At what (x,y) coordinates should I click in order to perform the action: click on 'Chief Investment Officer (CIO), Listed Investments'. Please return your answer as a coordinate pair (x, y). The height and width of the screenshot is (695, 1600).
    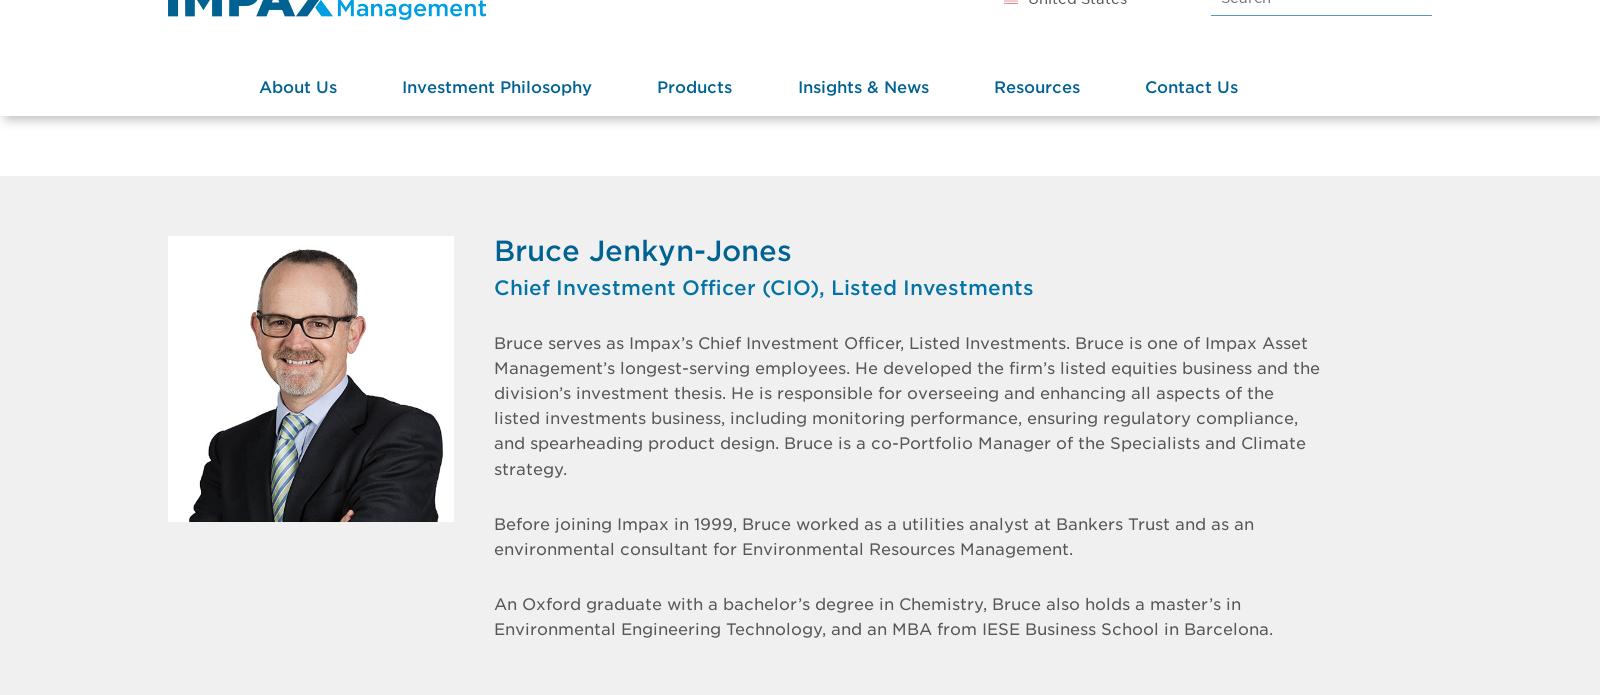
    Looking at the image, I should click on (493, 286).